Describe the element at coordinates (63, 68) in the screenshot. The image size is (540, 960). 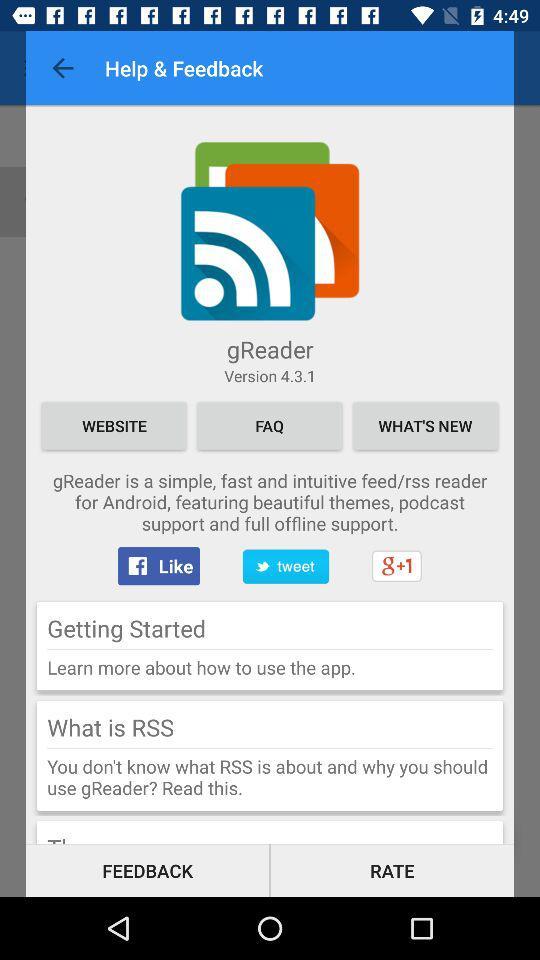
I see `the icon at the top left corner` at that location.